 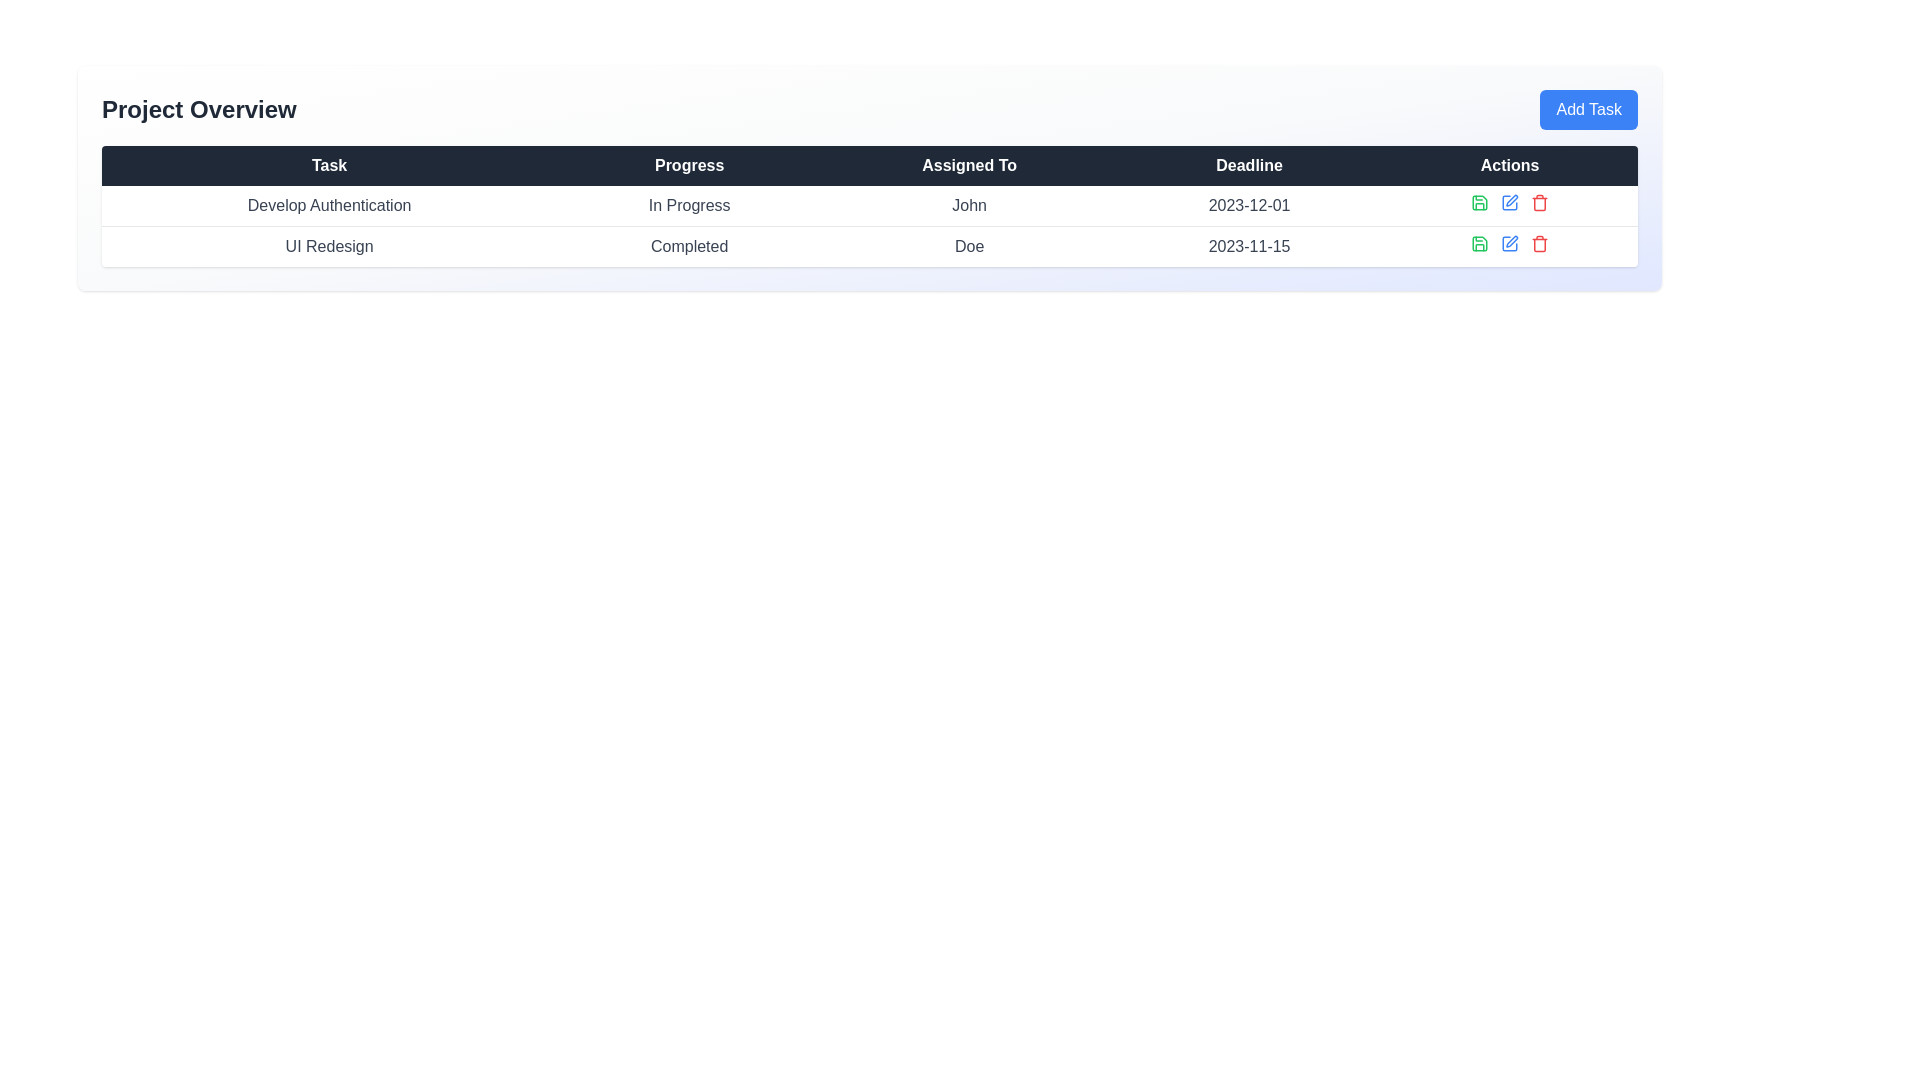 I want to click on text label representing the name of a task in the first column of the second row under the 'Task' header in the 'Project Overview' section, so click(x=329, y=245).